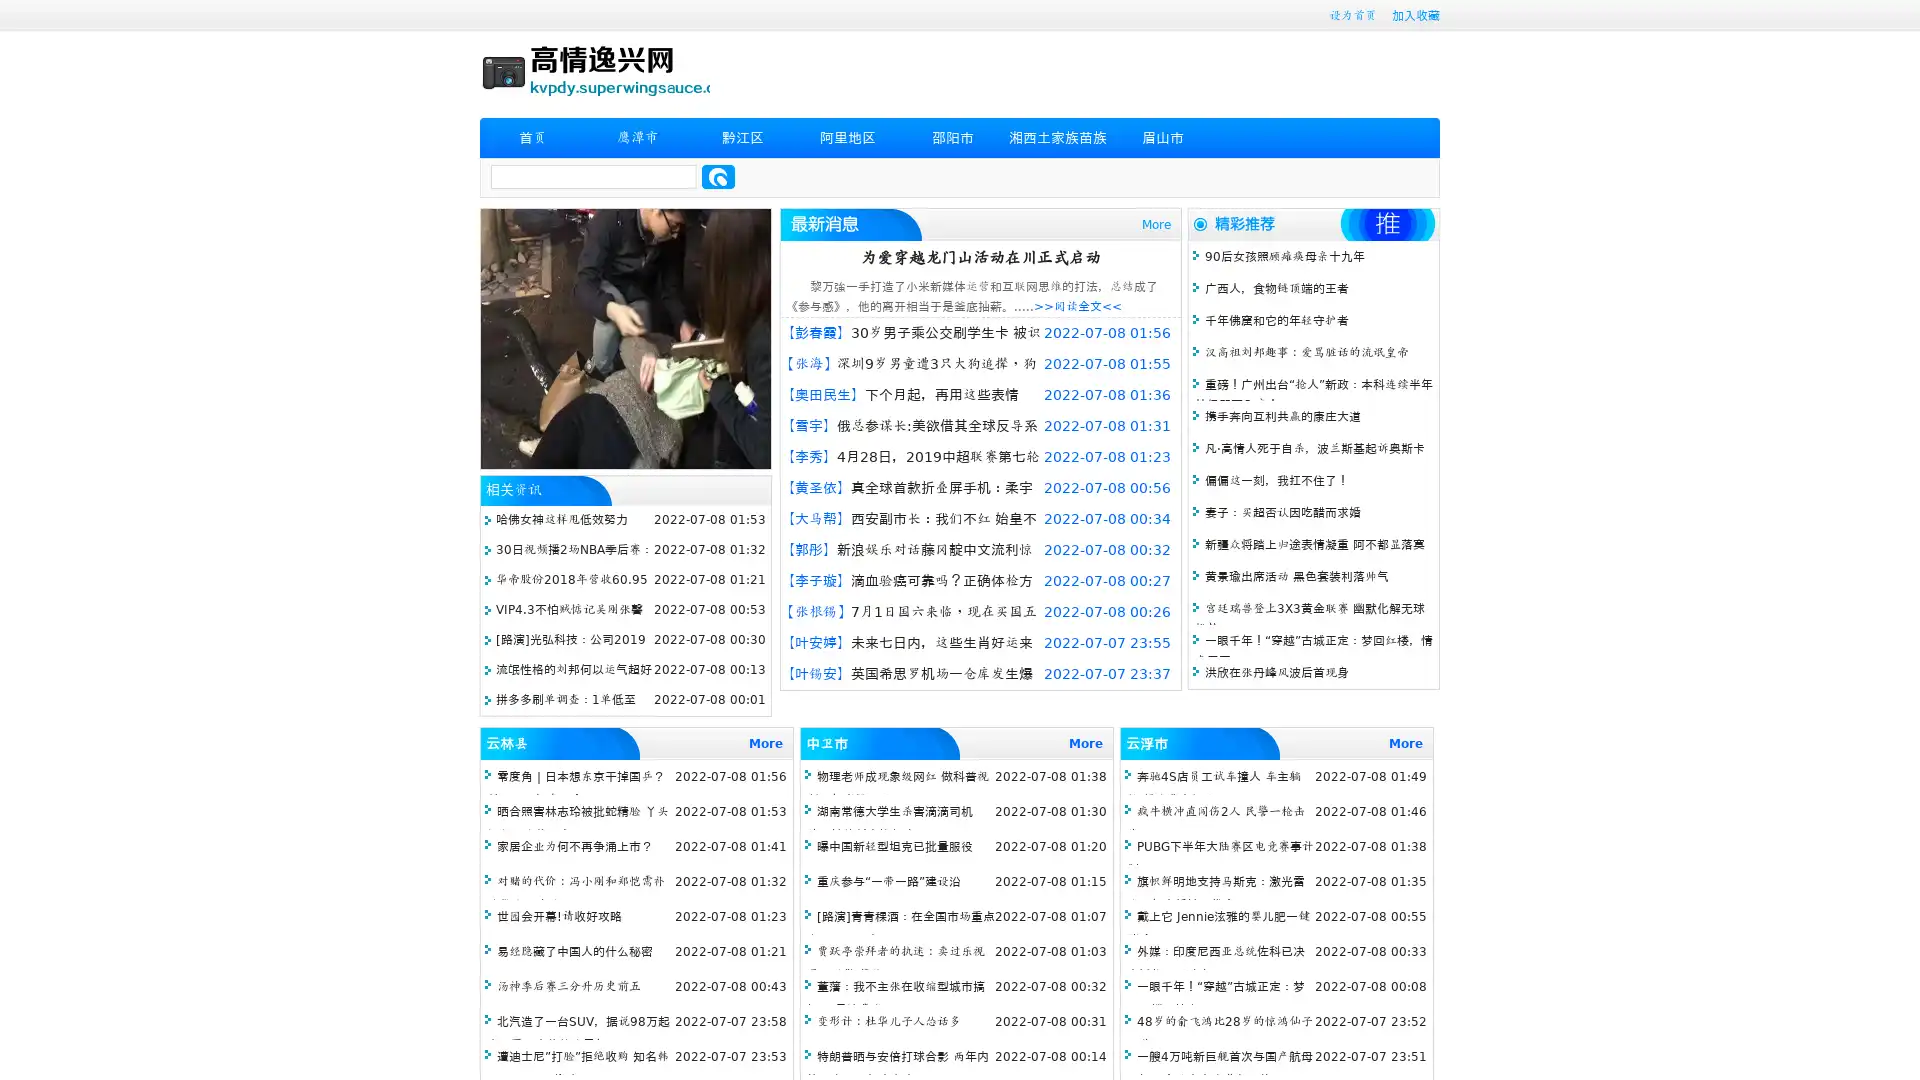  I want to click on Search, so click(718, 176).